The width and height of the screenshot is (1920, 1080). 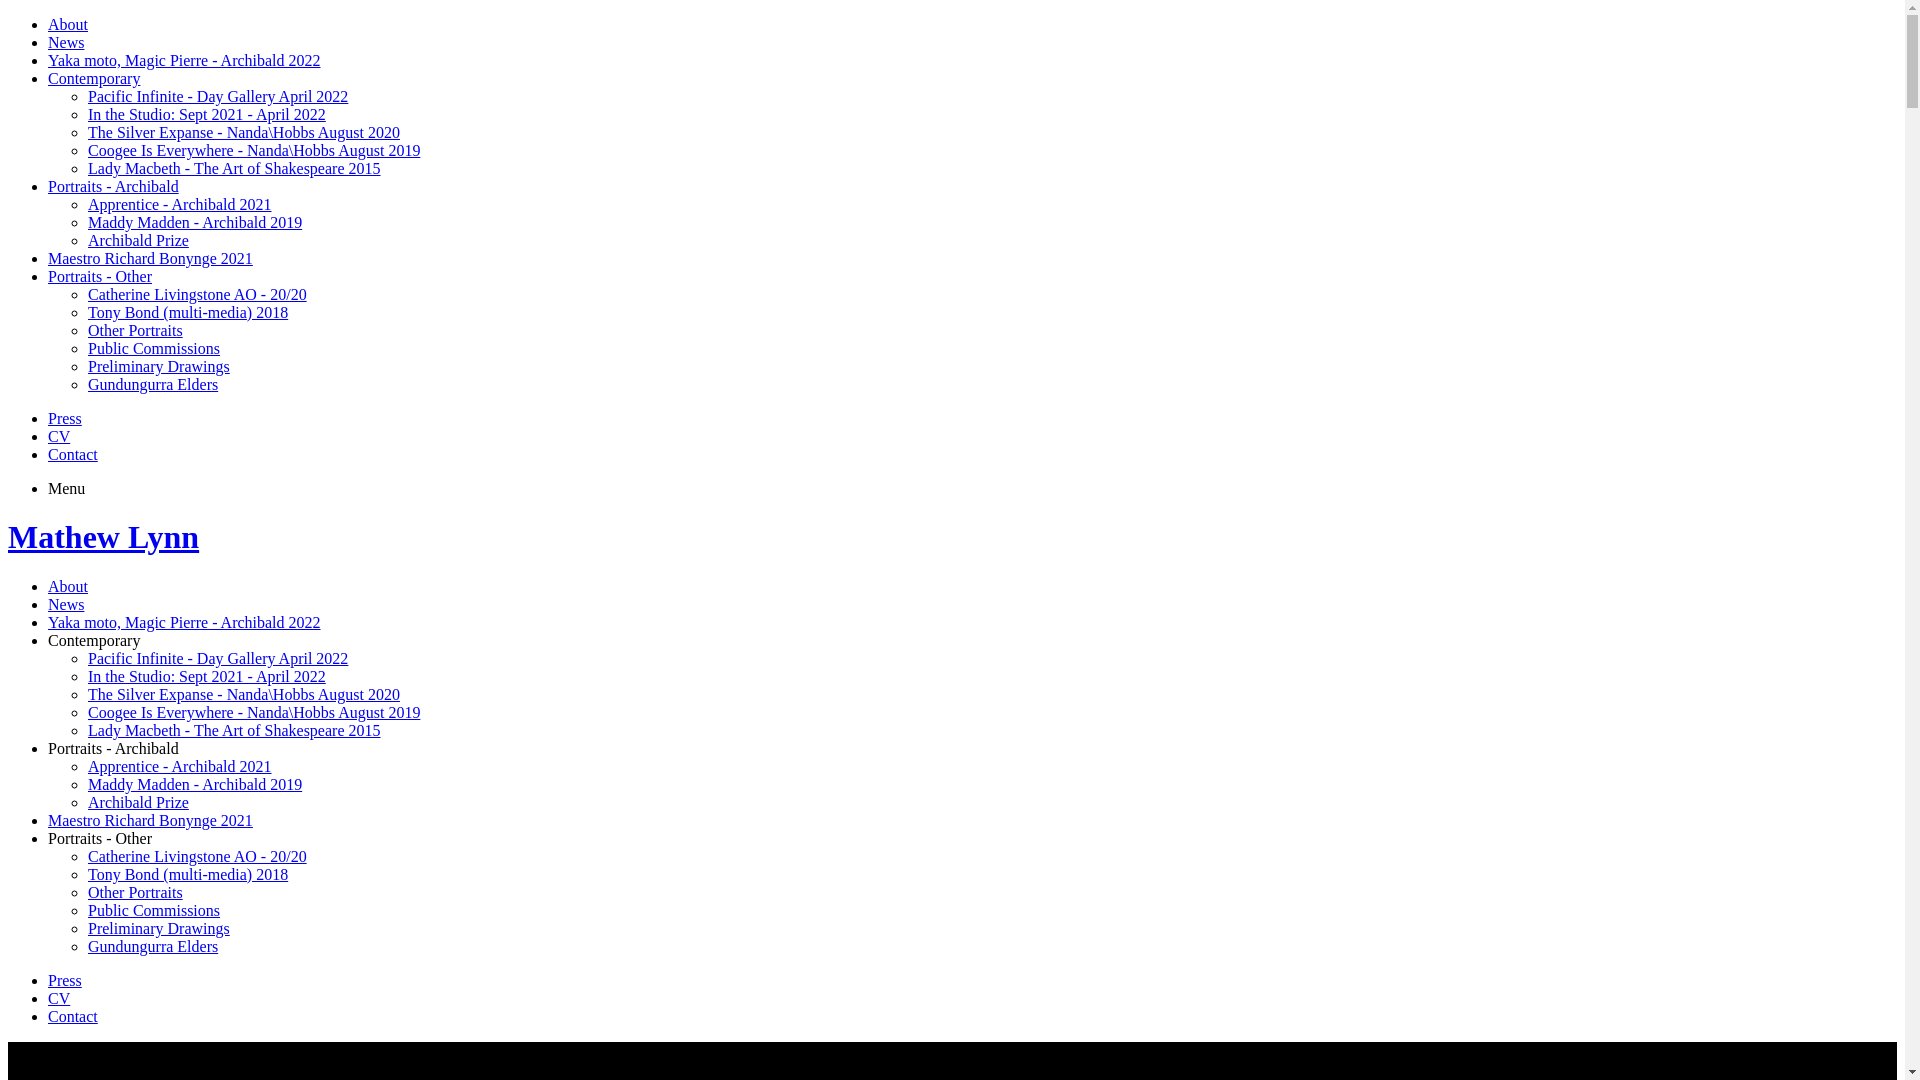 I want to click on 'Contemporary', so click(x=48, y=77).